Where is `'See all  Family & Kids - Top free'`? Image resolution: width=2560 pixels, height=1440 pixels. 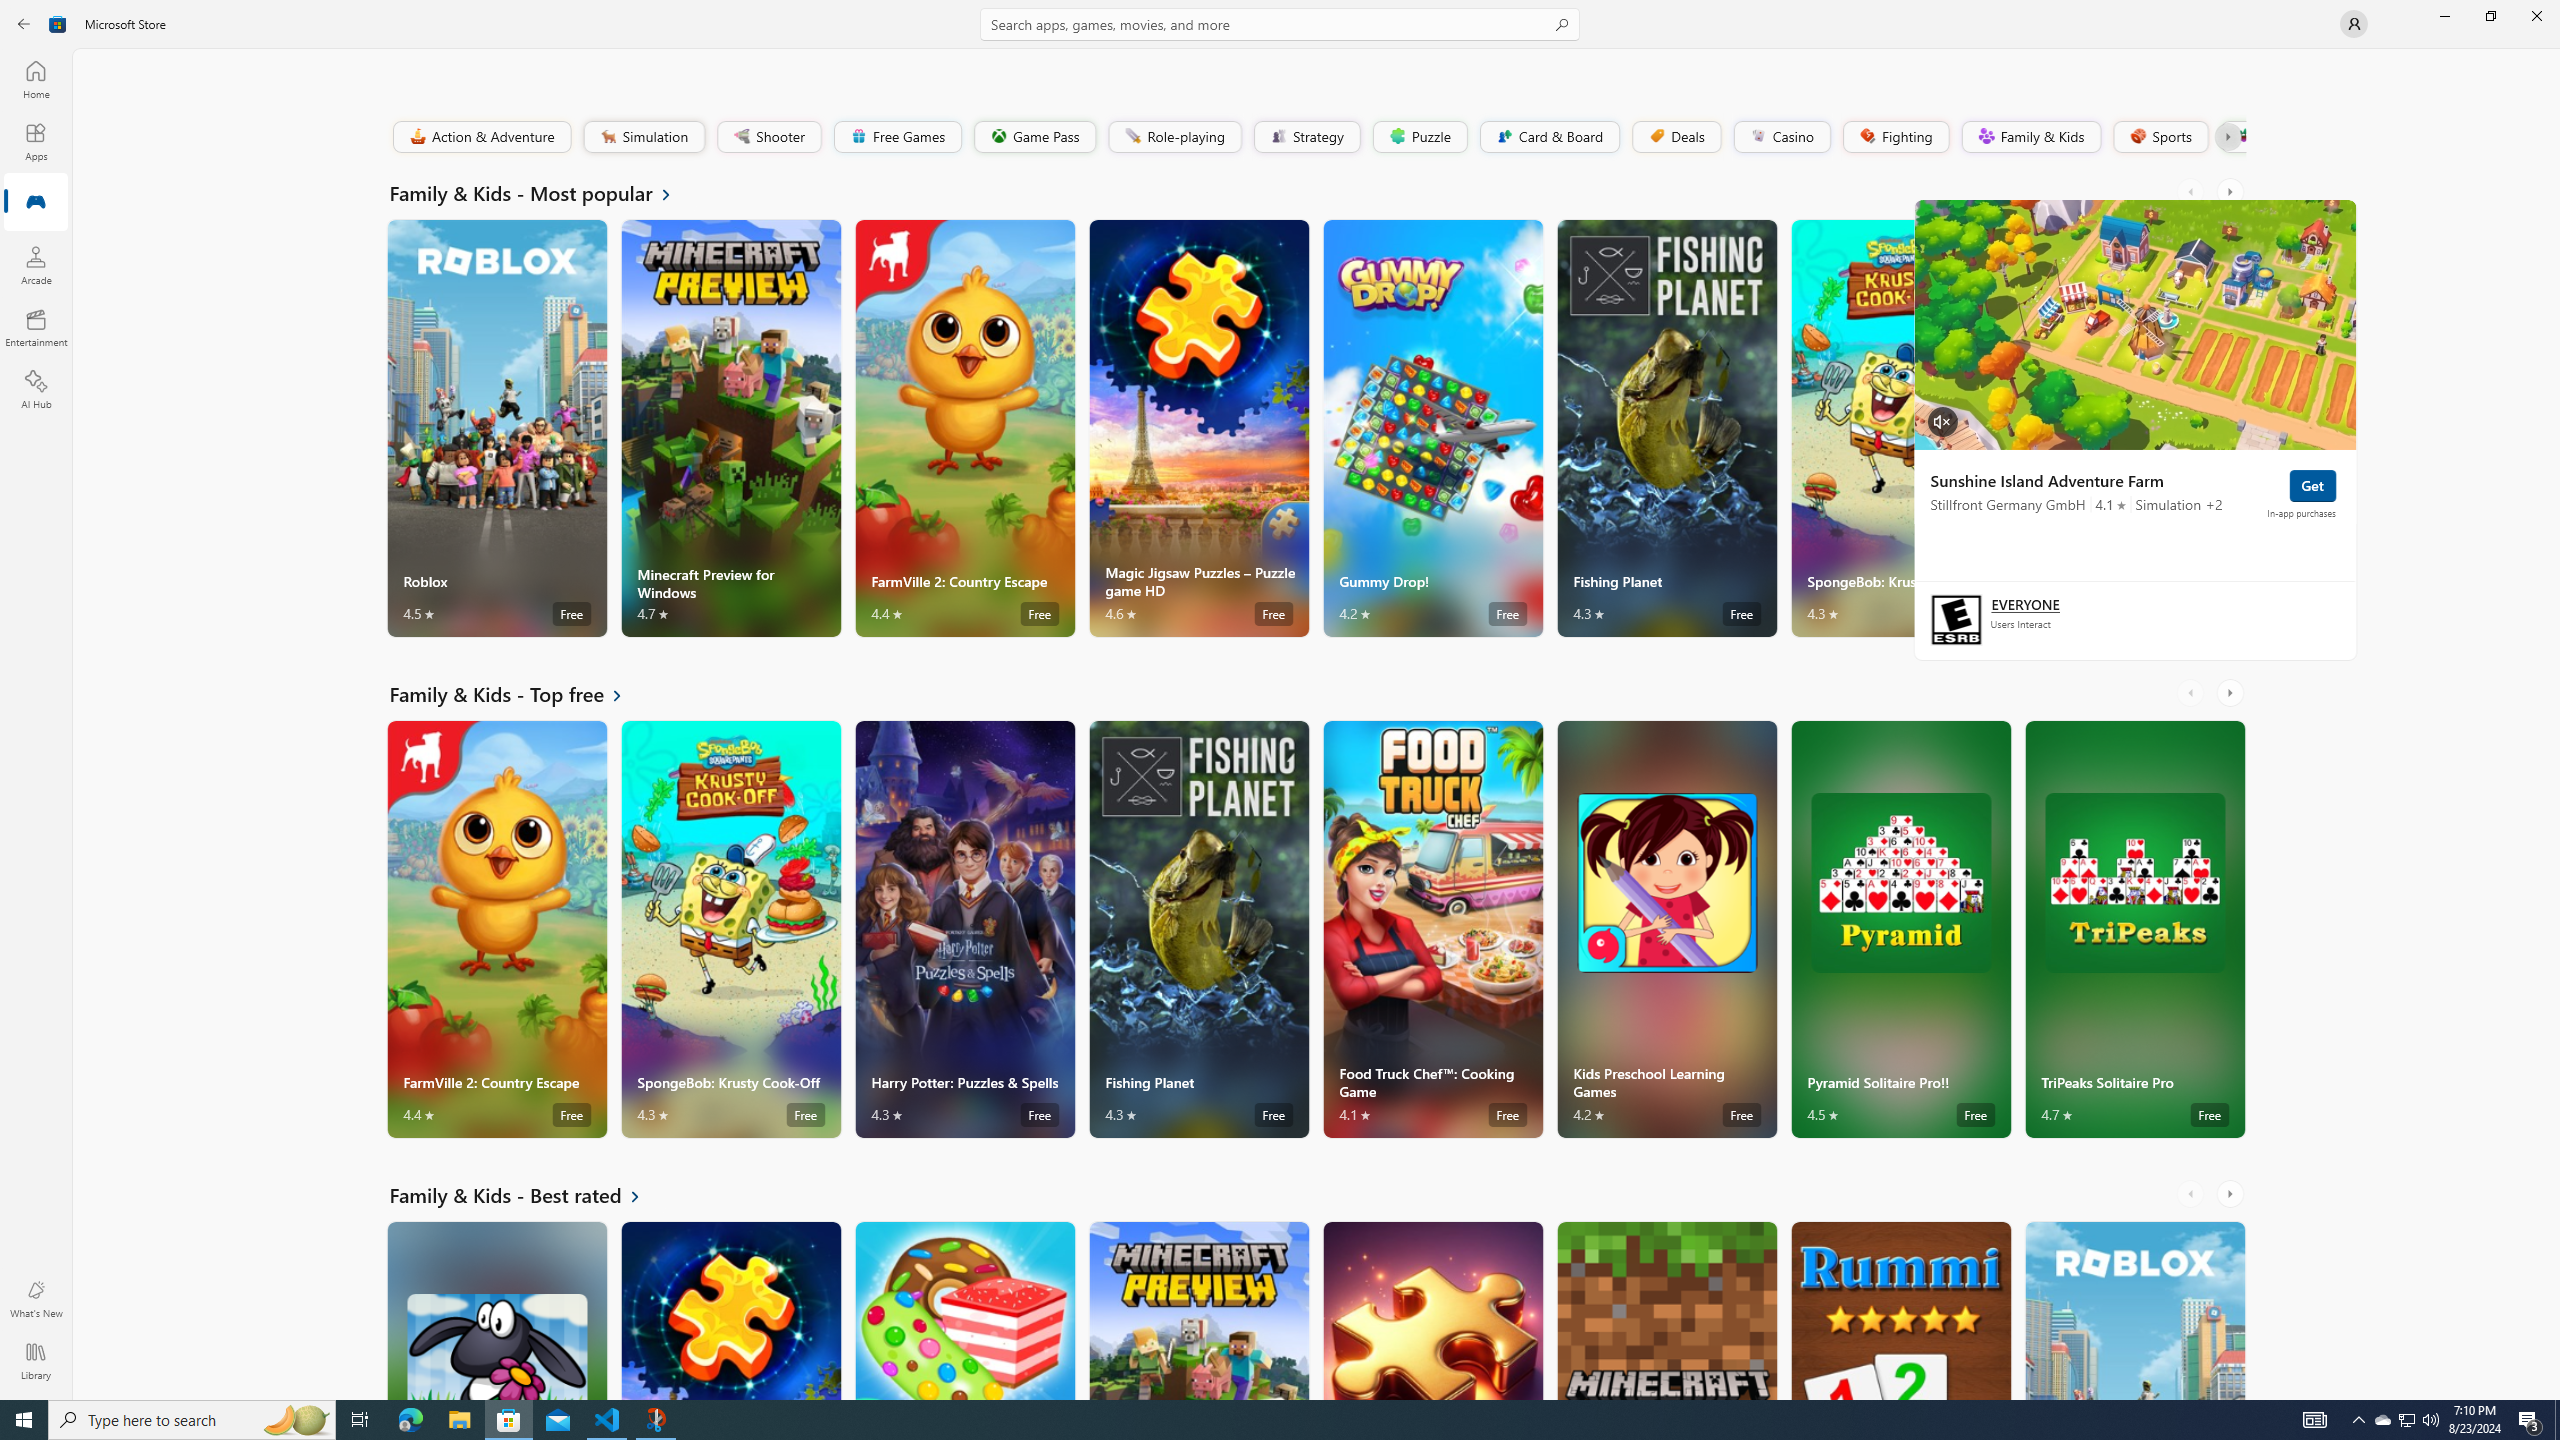 'See all  Family & Kids - Top free' is located at coordinates (517, 693).